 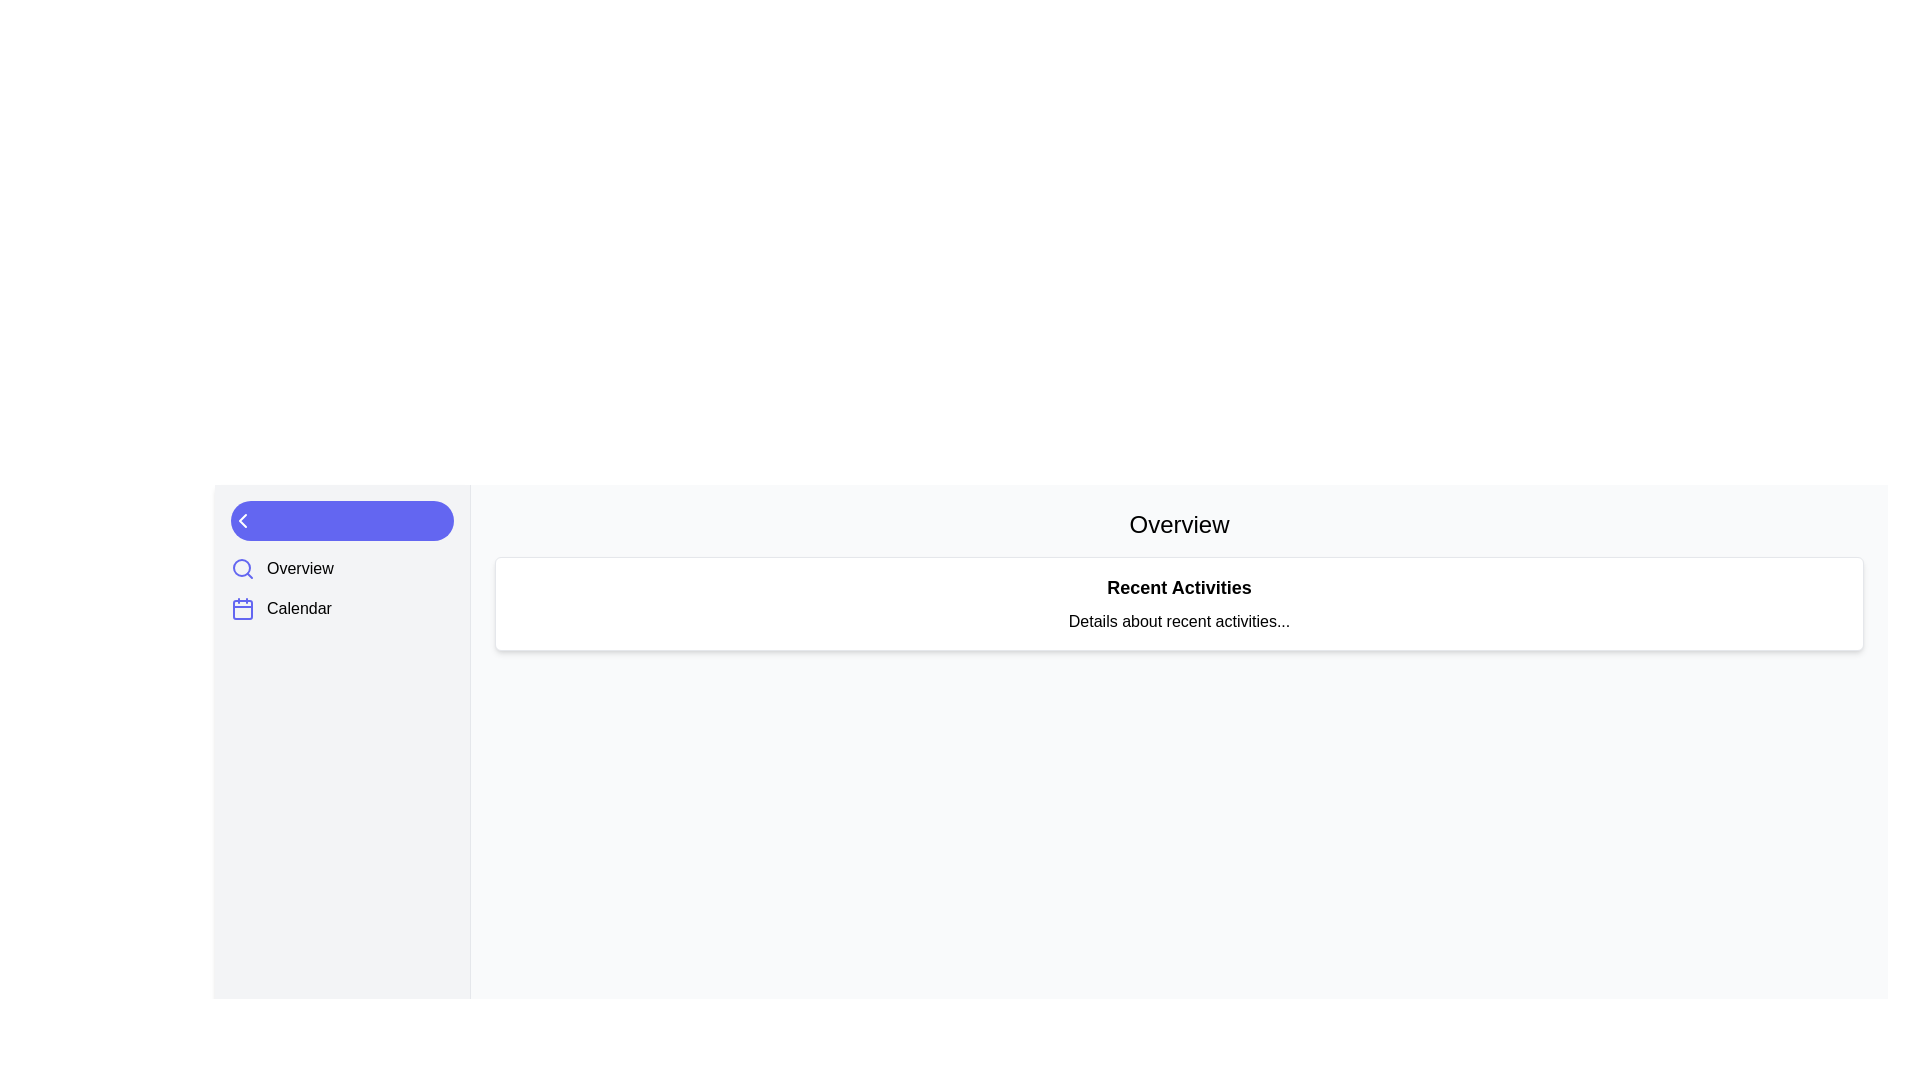 What do you see at coordinates (281, 569) in the screenshot?
I see `the 'Overview' navigation link, which features a small blue-tinted magnifying glass icon on the left followed by the text 'Overview' in black, located at the top of the navigation menu on the left-side panel` at bounding box center [281, 569].